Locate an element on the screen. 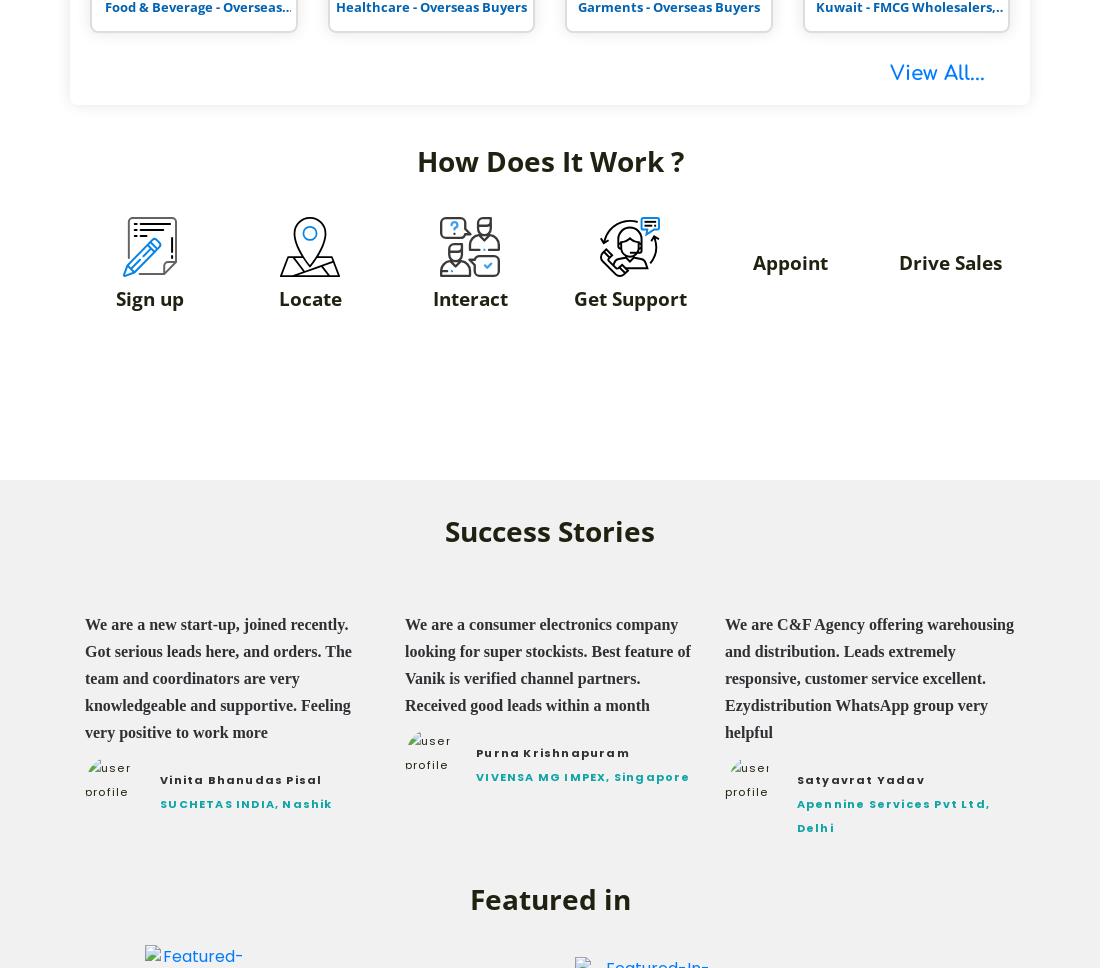 The image size is (1115, 968). 'Vinita Bhanudas Pisal' is located at coordinates (240, 779).